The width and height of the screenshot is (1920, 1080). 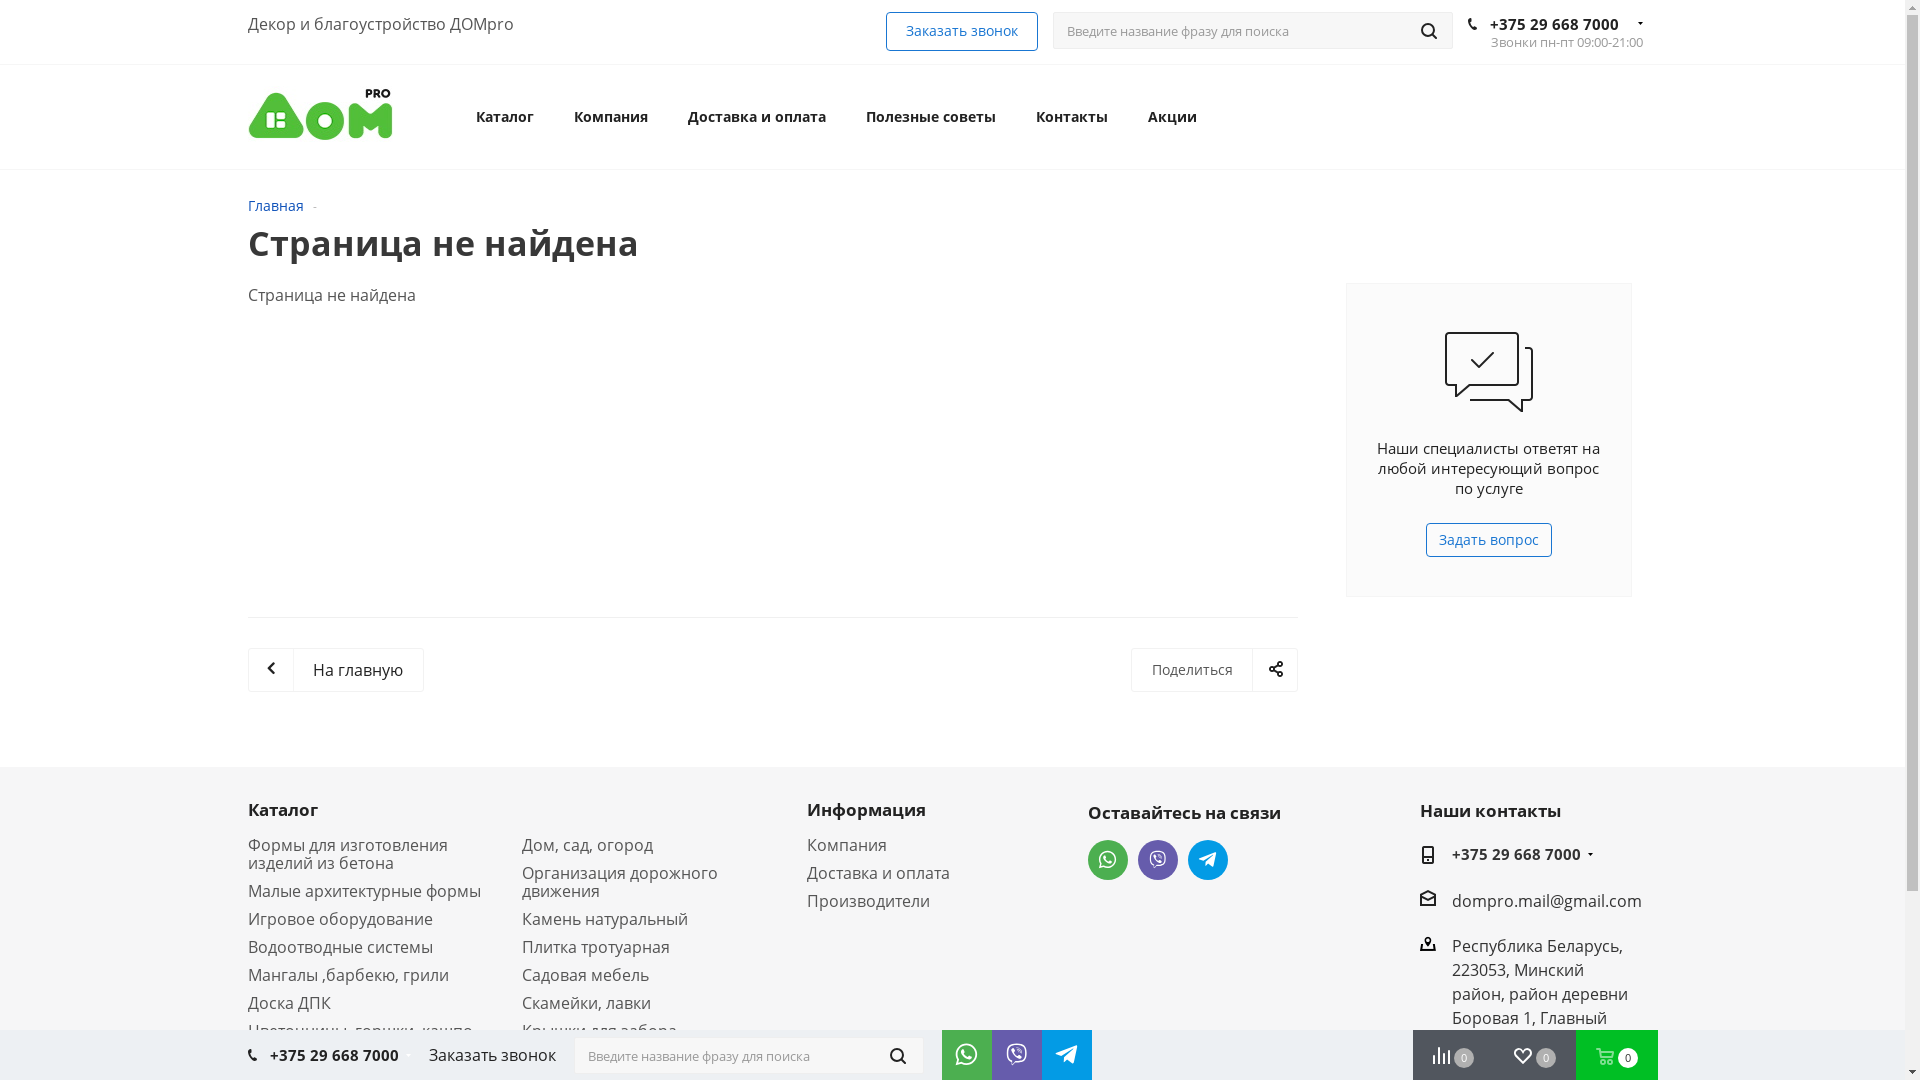 I want to click on '+375 29 668 7000', so click(x=1516, y=855).